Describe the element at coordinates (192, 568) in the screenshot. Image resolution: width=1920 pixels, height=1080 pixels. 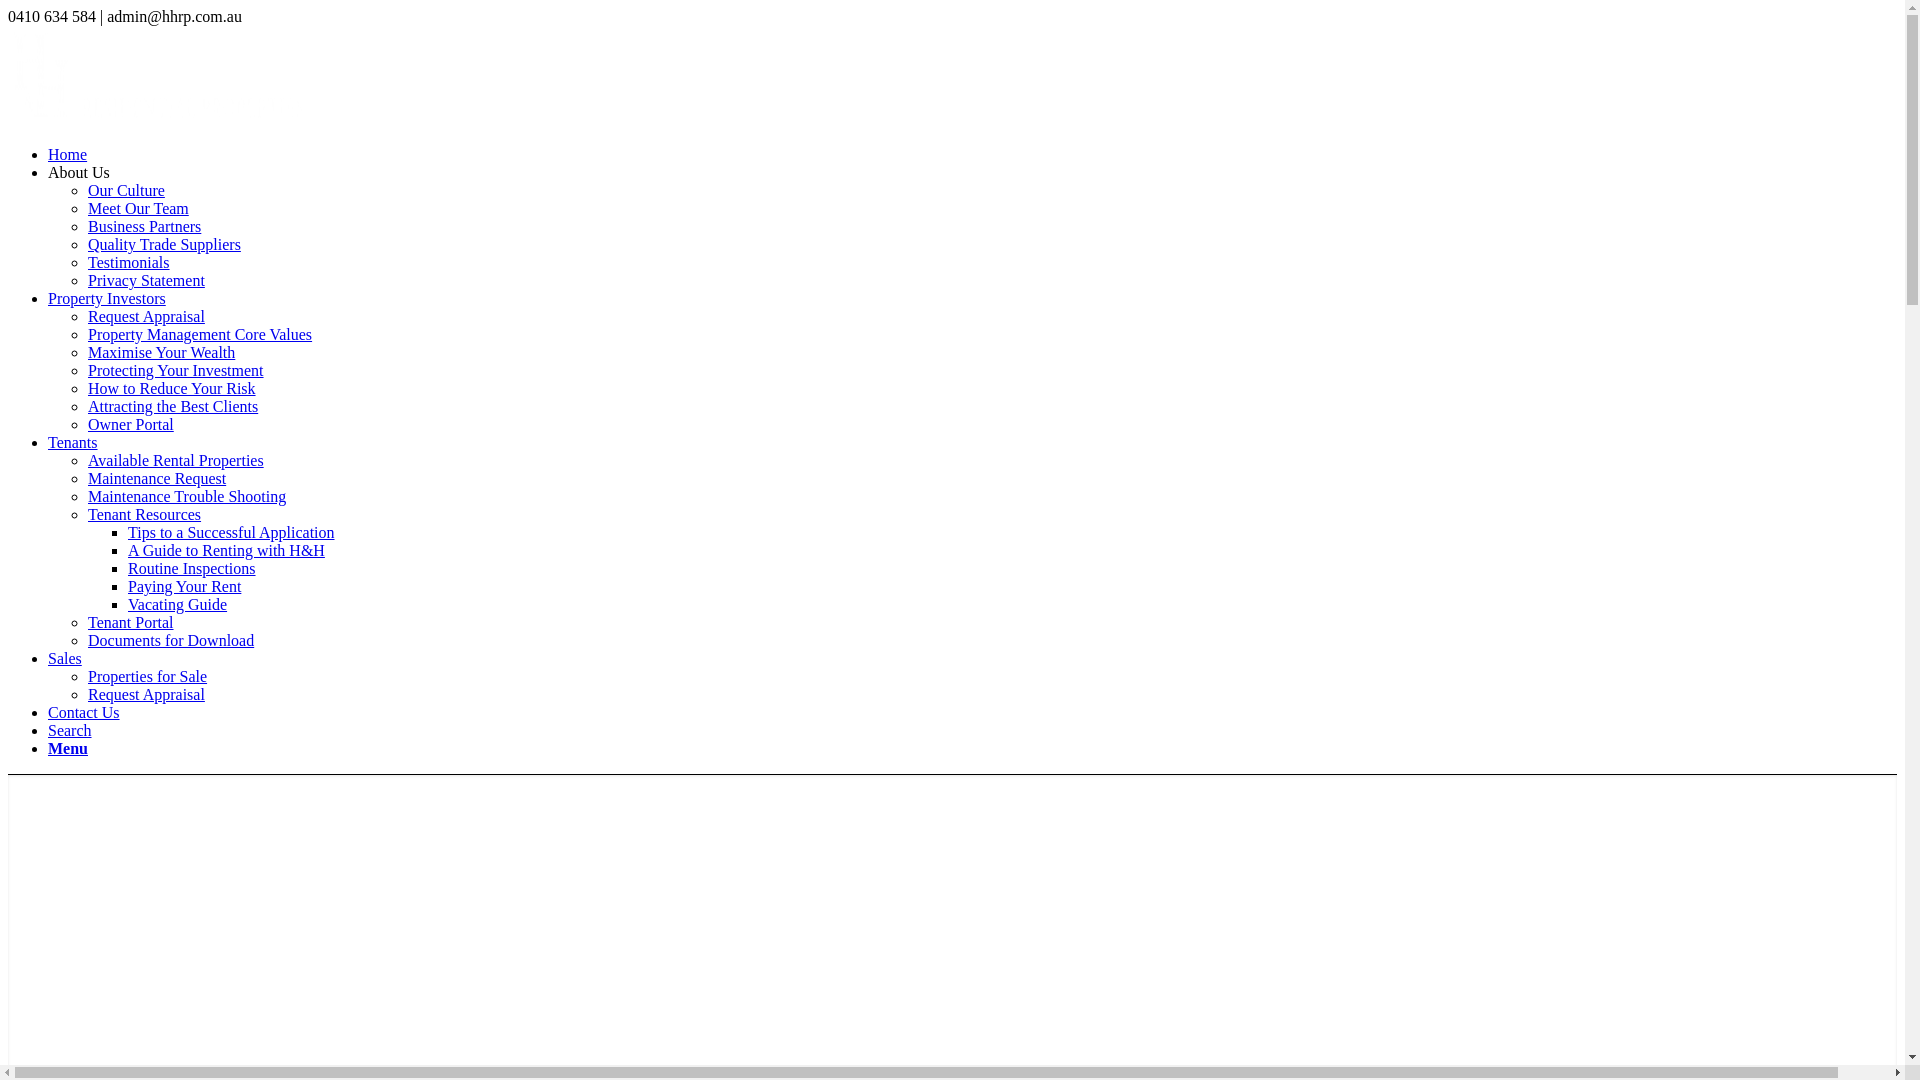
I see `'Routine Inspections'` at that location.